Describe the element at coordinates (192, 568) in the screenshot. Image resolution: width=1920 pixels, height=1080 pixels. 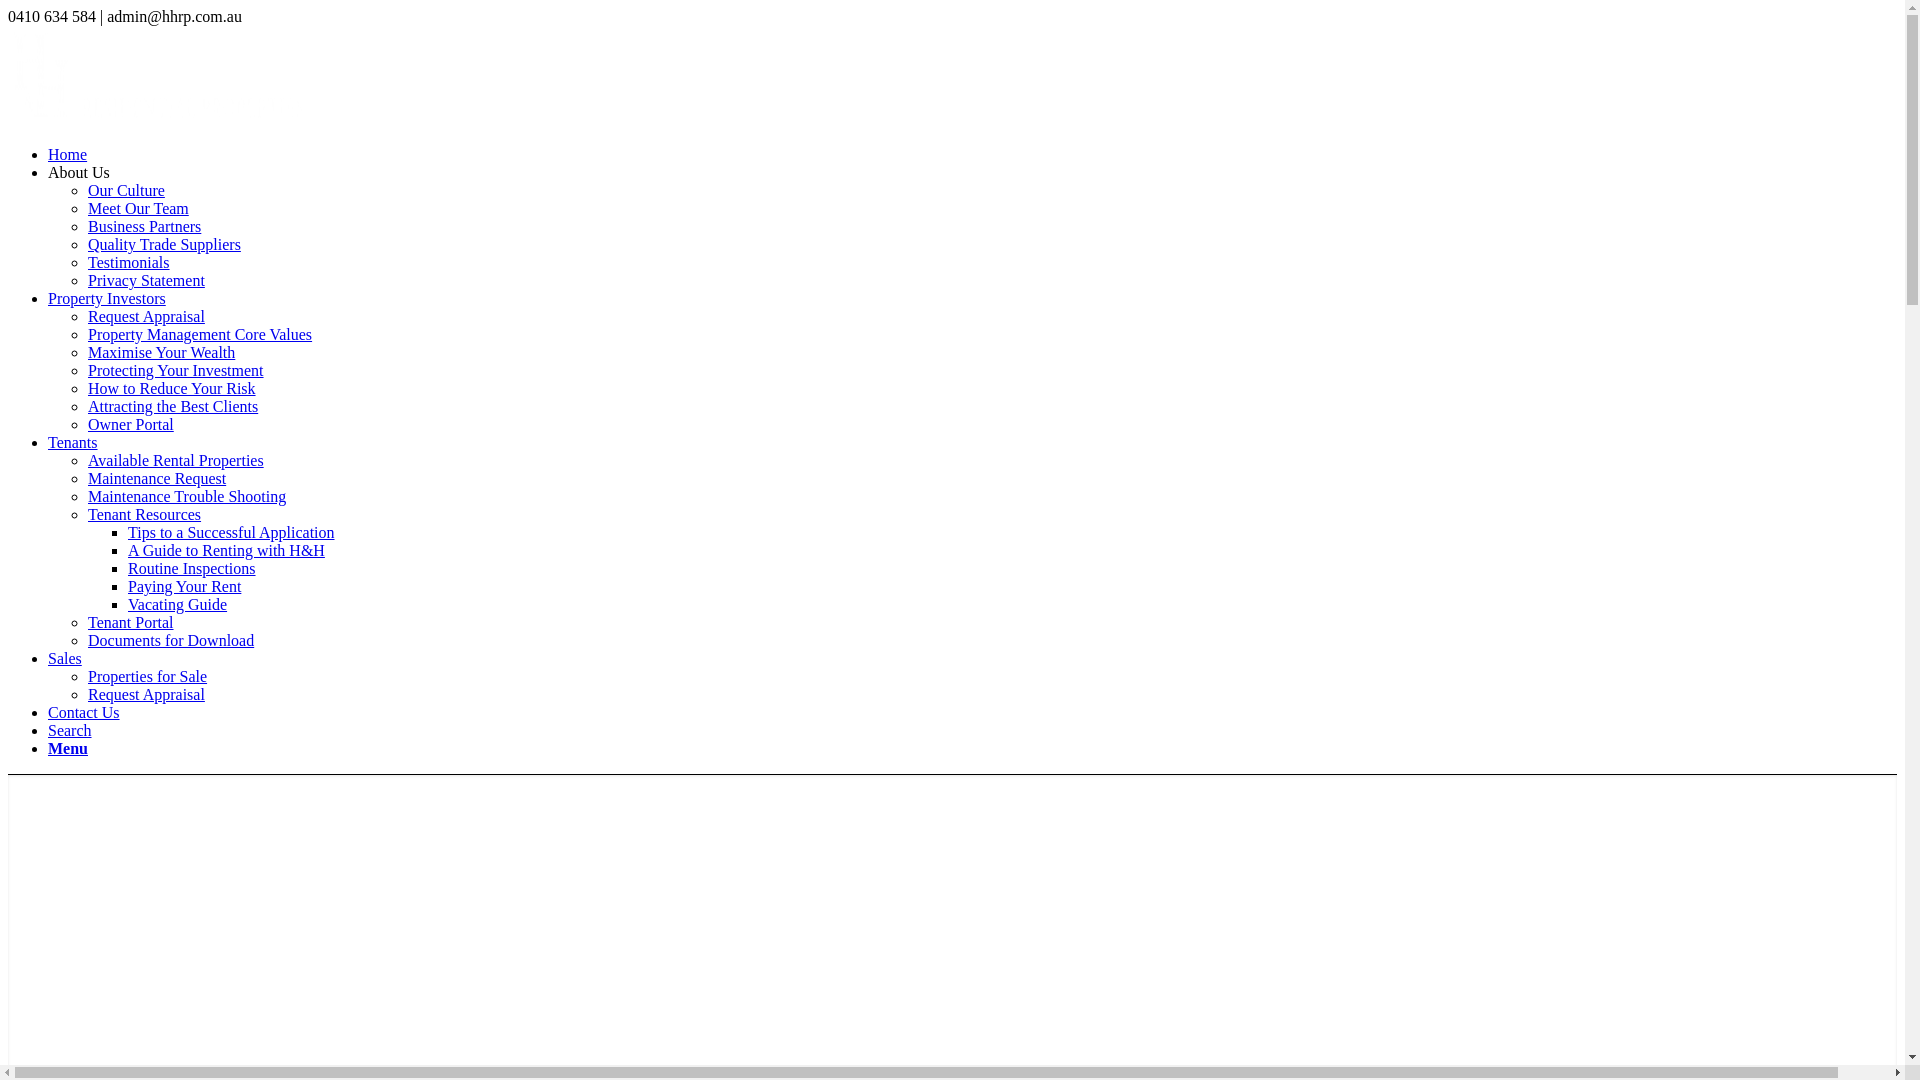
I see `'Routine Inspections'` at that location.